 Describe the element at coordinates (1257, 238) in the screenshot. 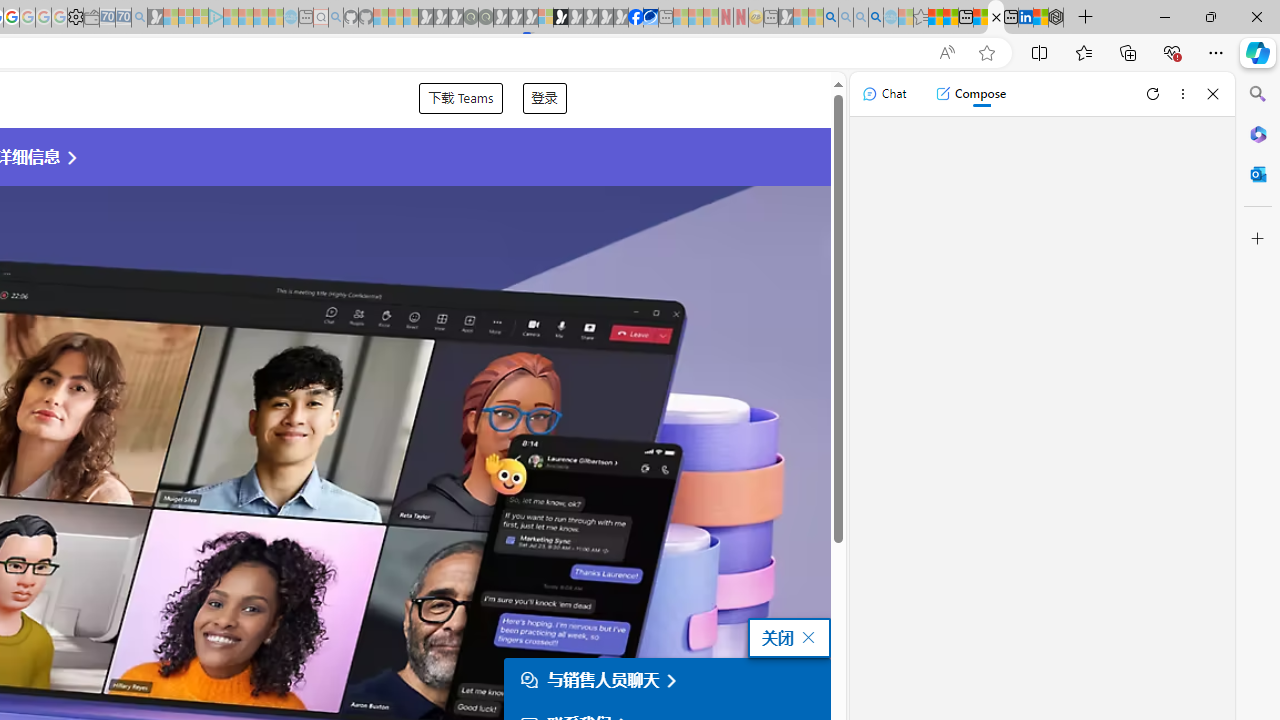

I see `'Close Customize pane'` at that location.